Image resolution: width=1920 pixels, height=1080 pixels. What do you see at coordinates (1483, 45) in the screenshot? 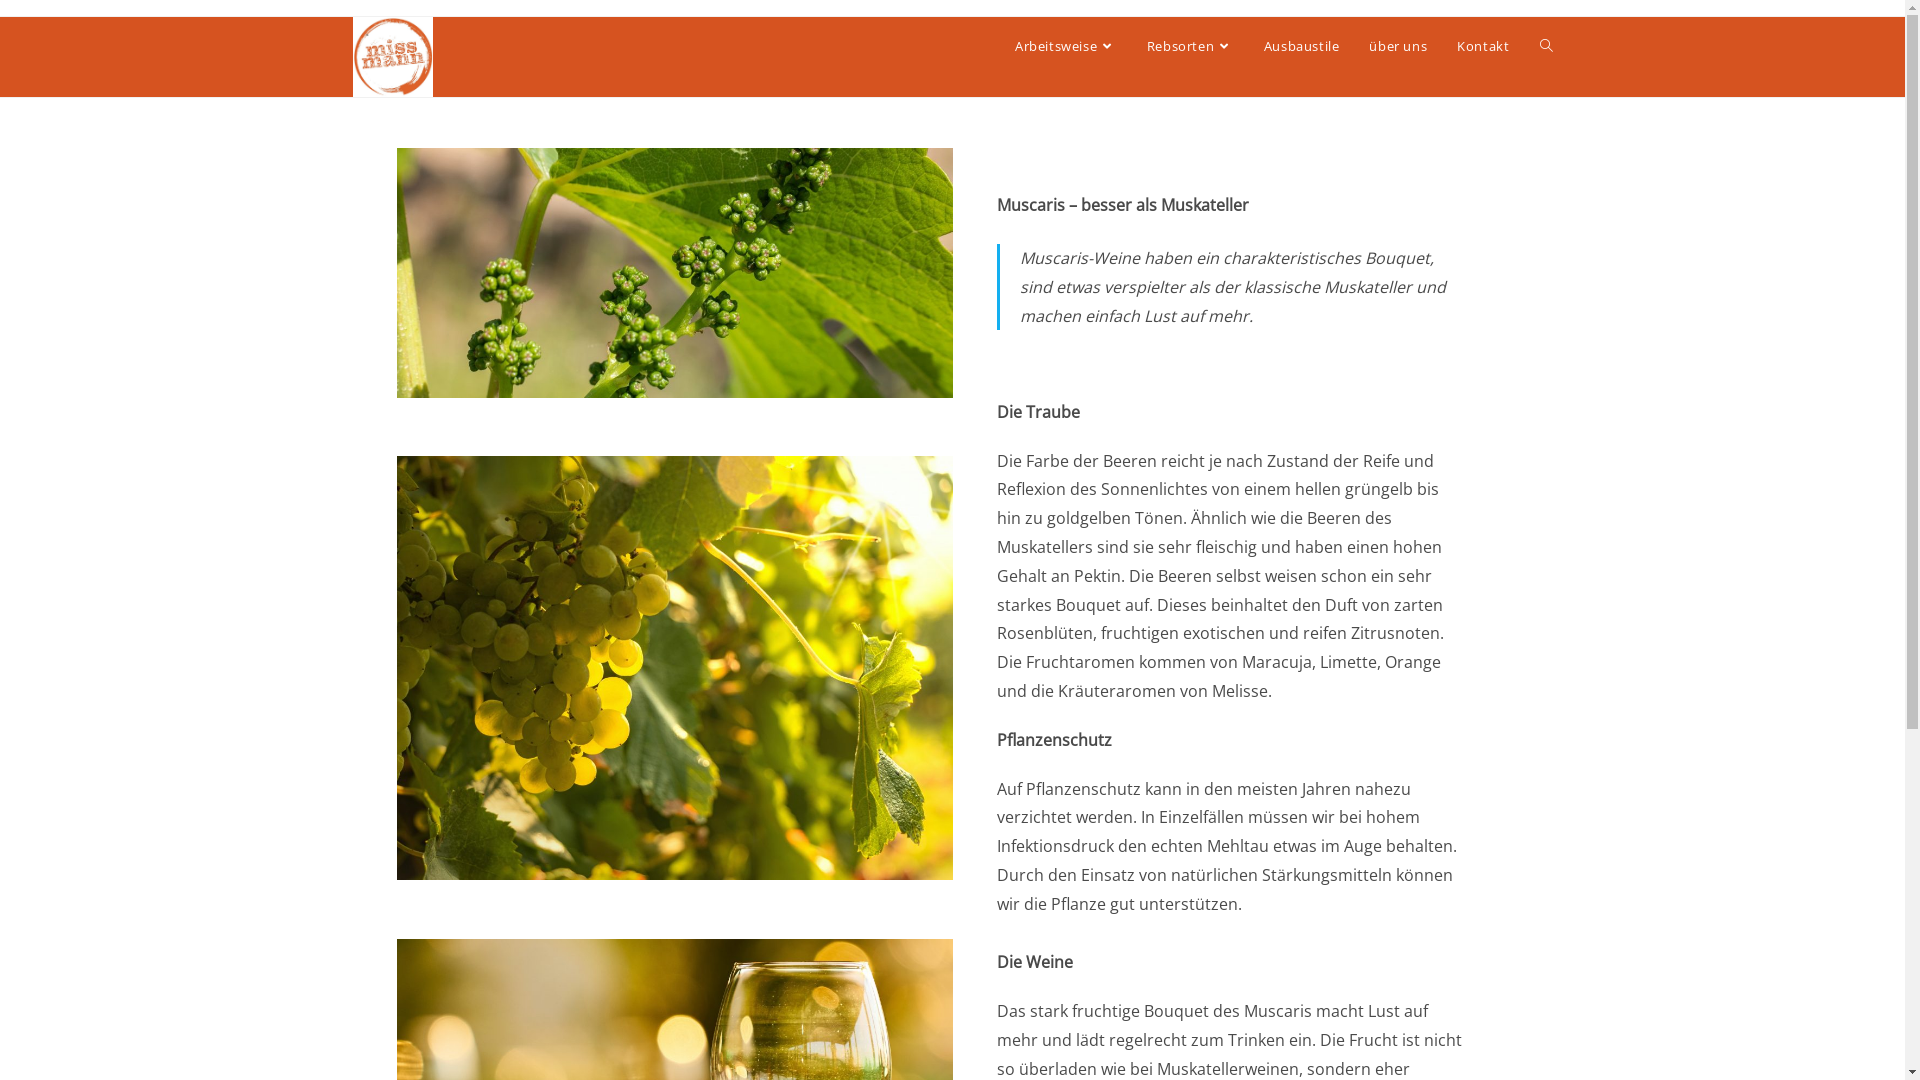
I see `'Kontakt'` at bounding box center [1483, 45].